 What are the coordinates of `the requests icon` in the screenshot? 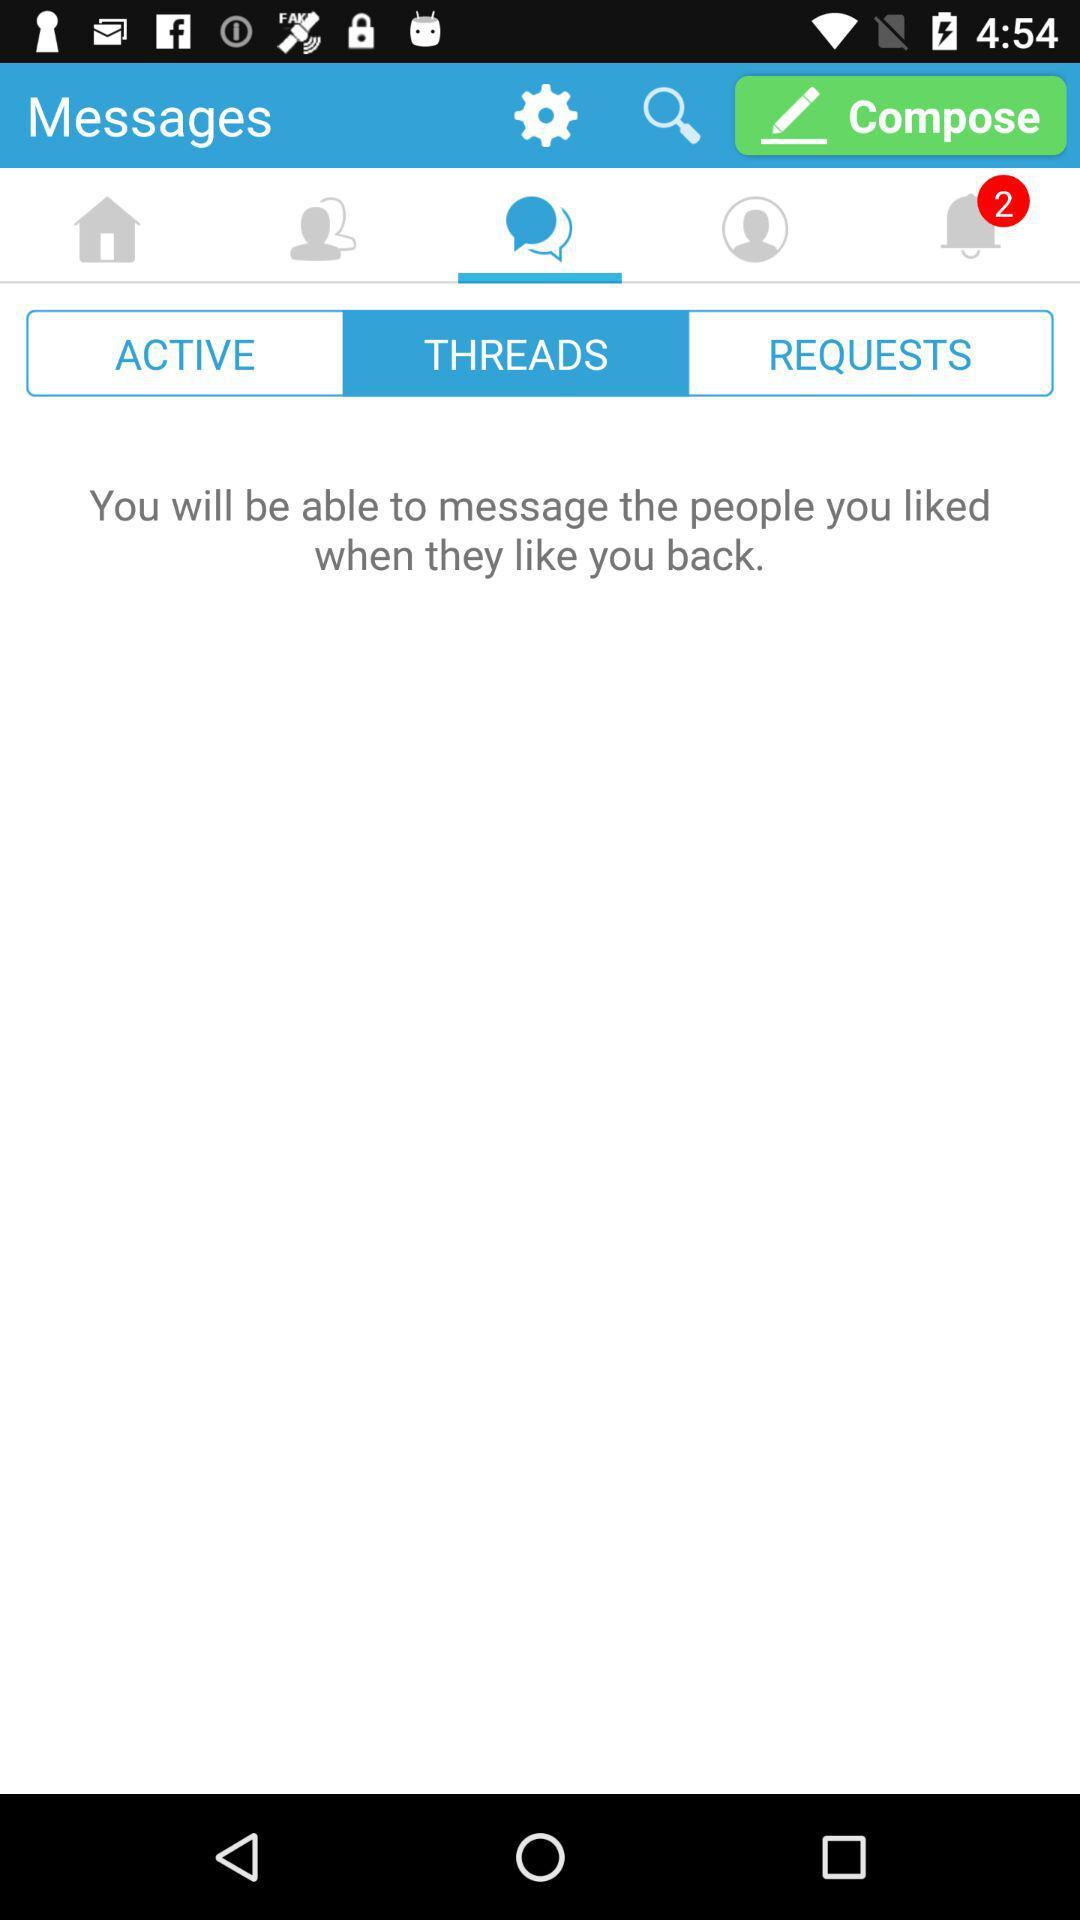 It's located at (869, 353).